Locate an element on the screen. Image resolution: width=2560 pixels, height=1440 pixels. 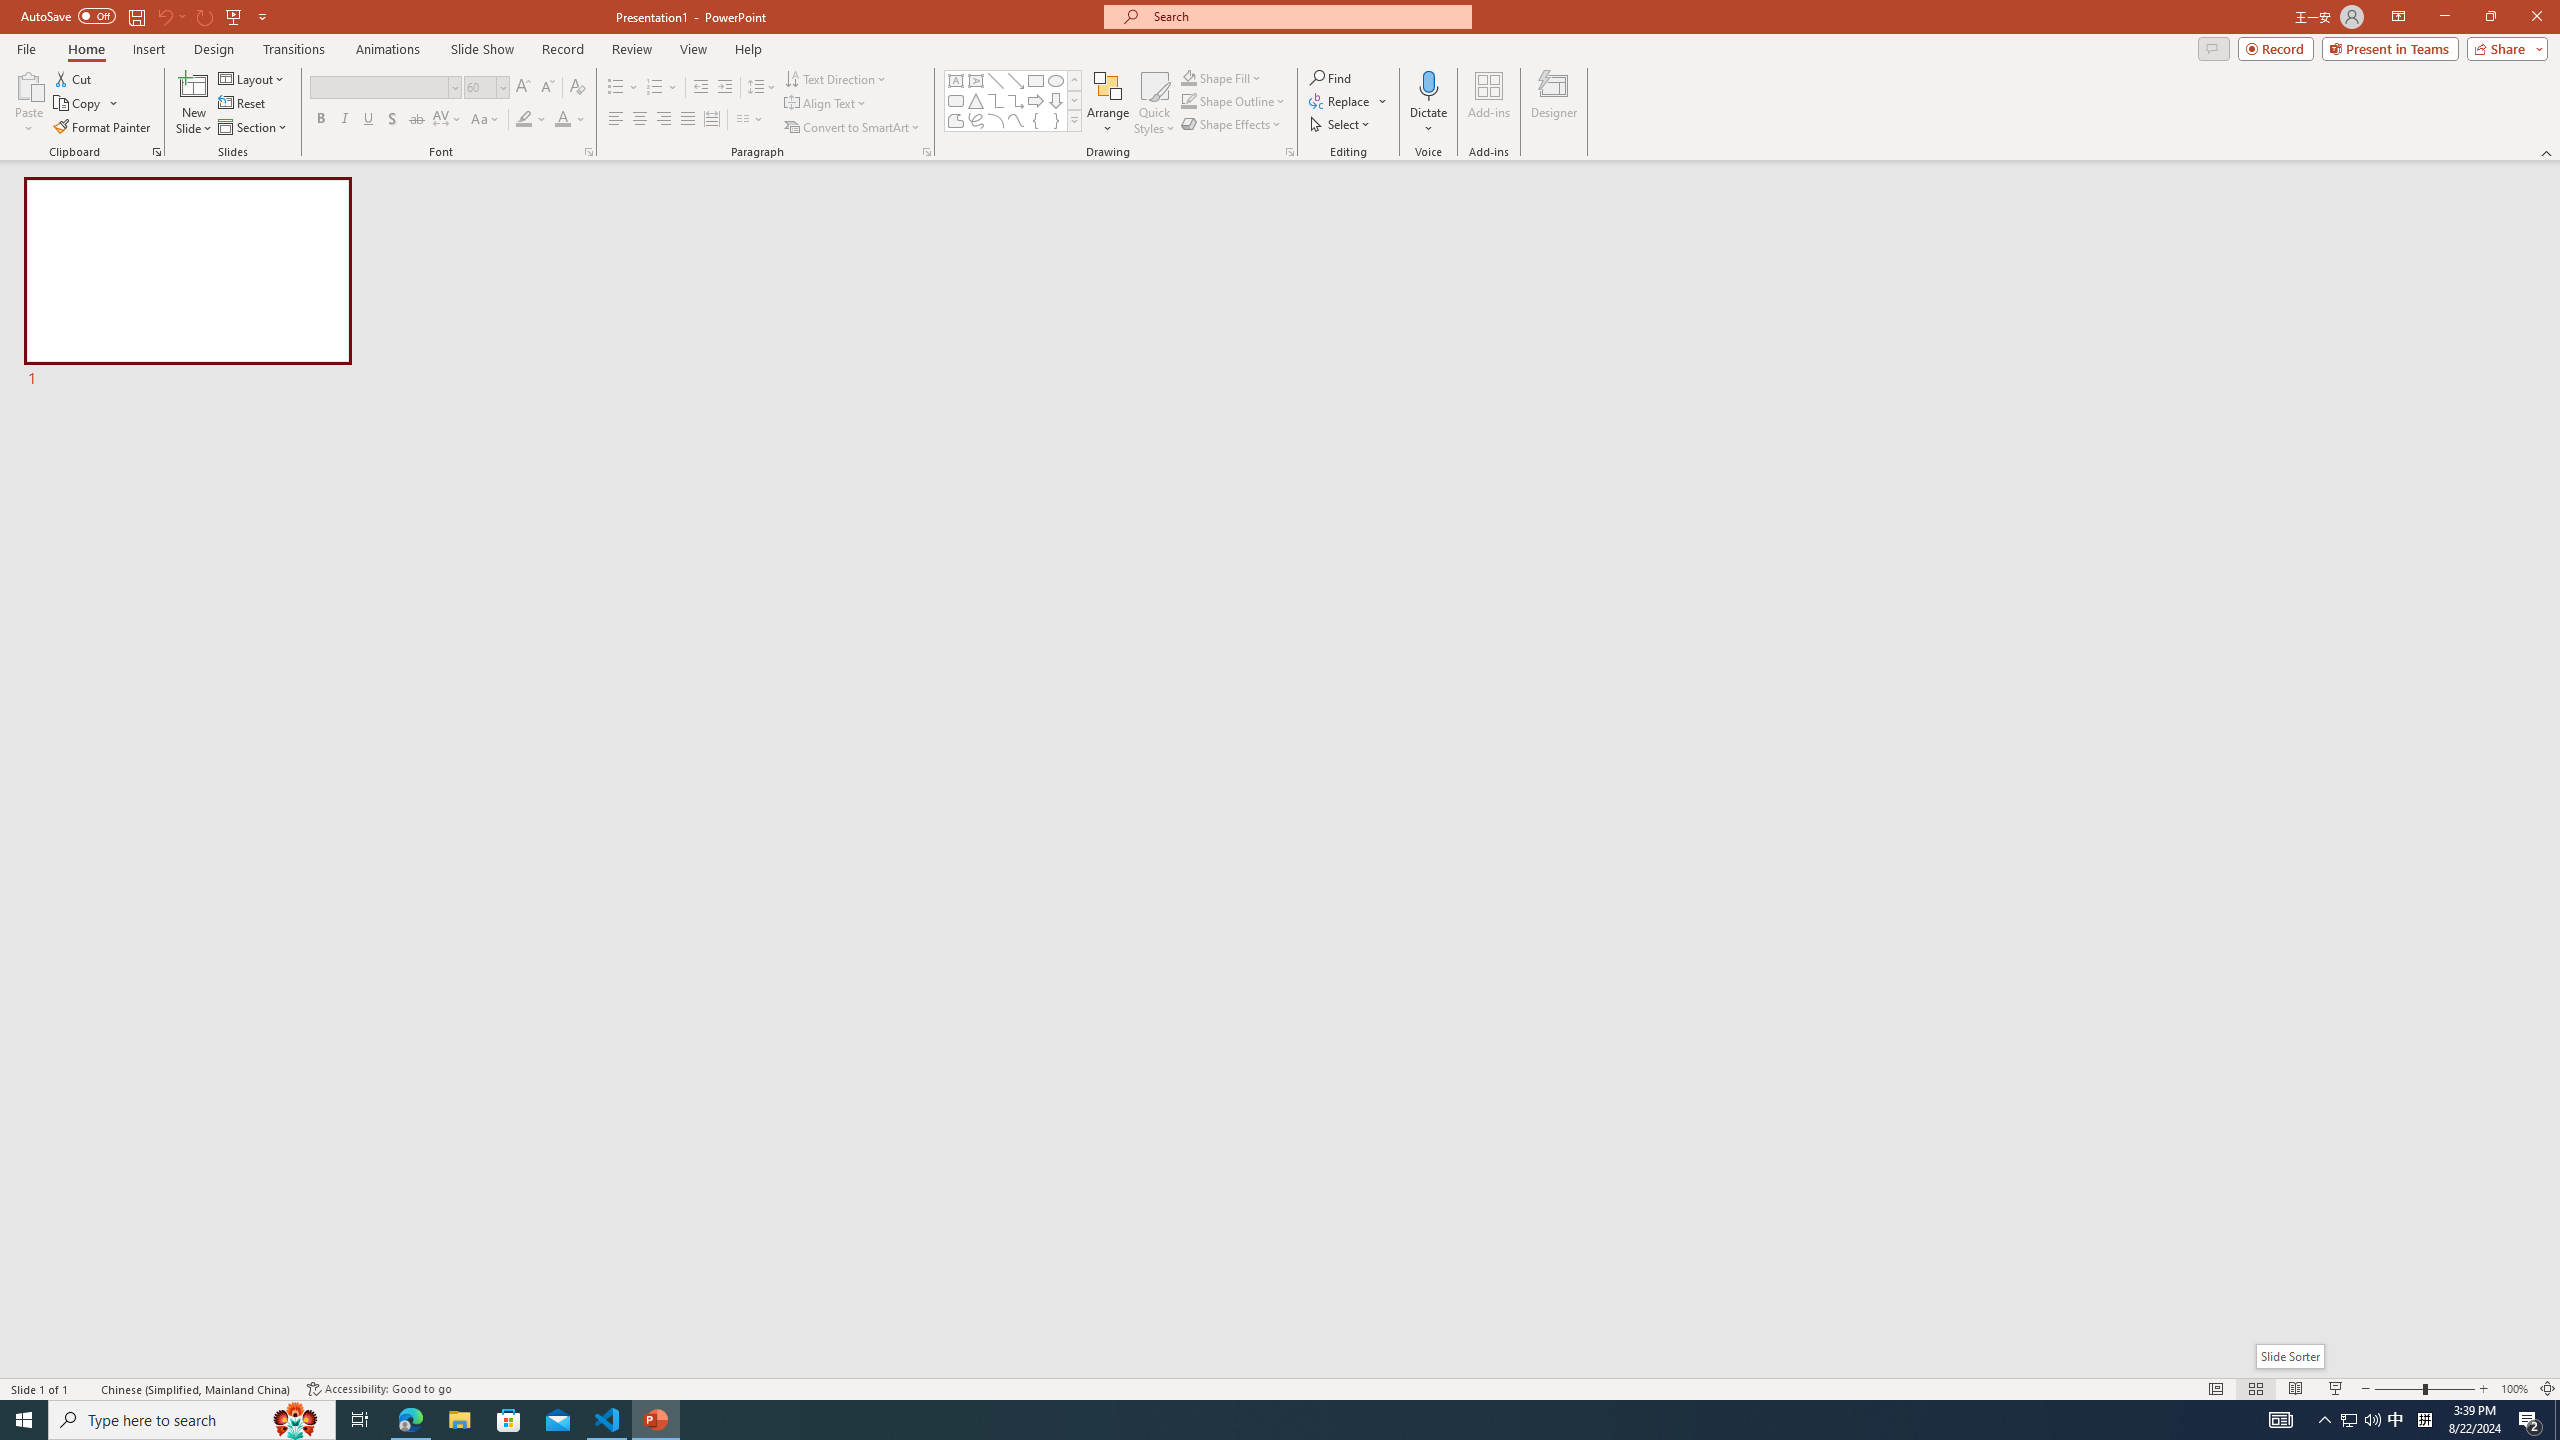
'Bullets' is located at coordinates (623, 87).